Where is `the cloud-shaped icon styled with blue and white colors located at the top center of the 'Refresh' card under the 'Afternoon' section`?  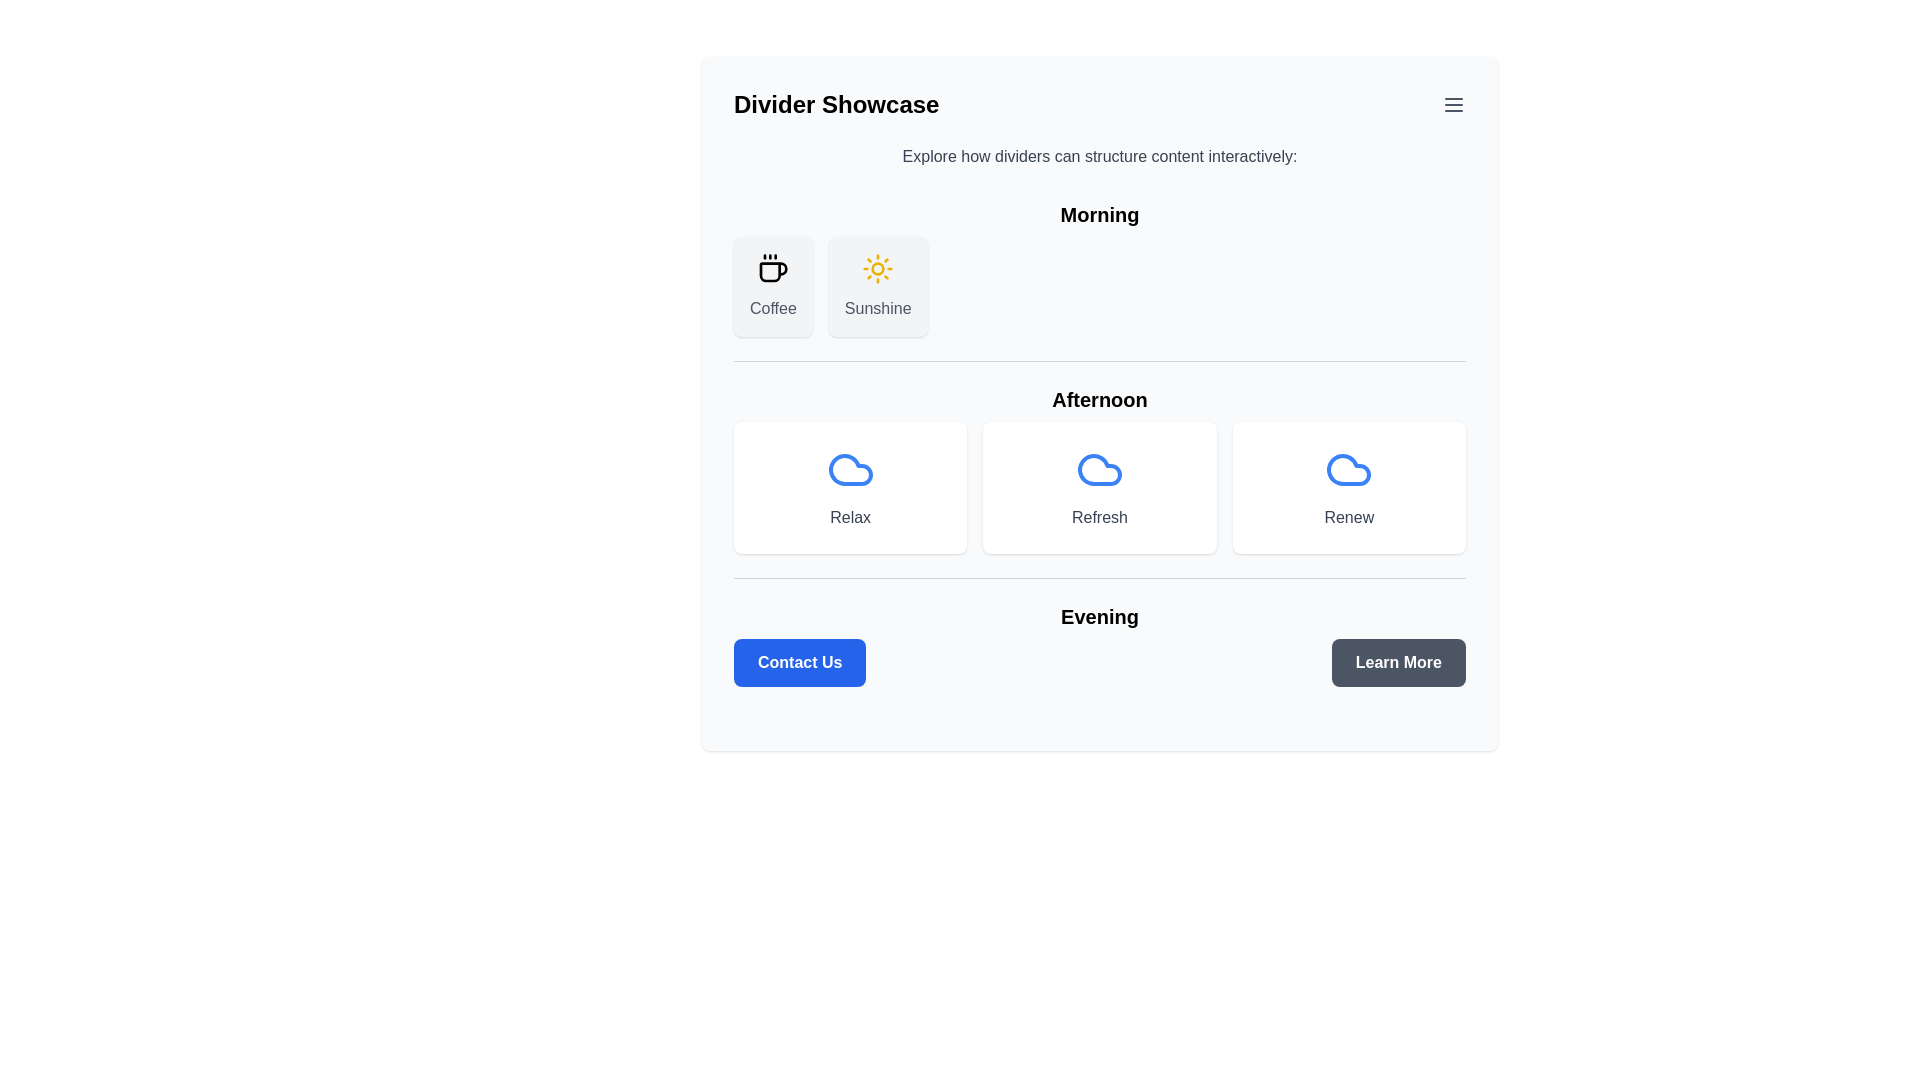
the cloud-shaped icon styled with blue and white colors located at the top center of the 'Refresh' card under the 'Afternoon' section is located at coordinates (1098, 470).